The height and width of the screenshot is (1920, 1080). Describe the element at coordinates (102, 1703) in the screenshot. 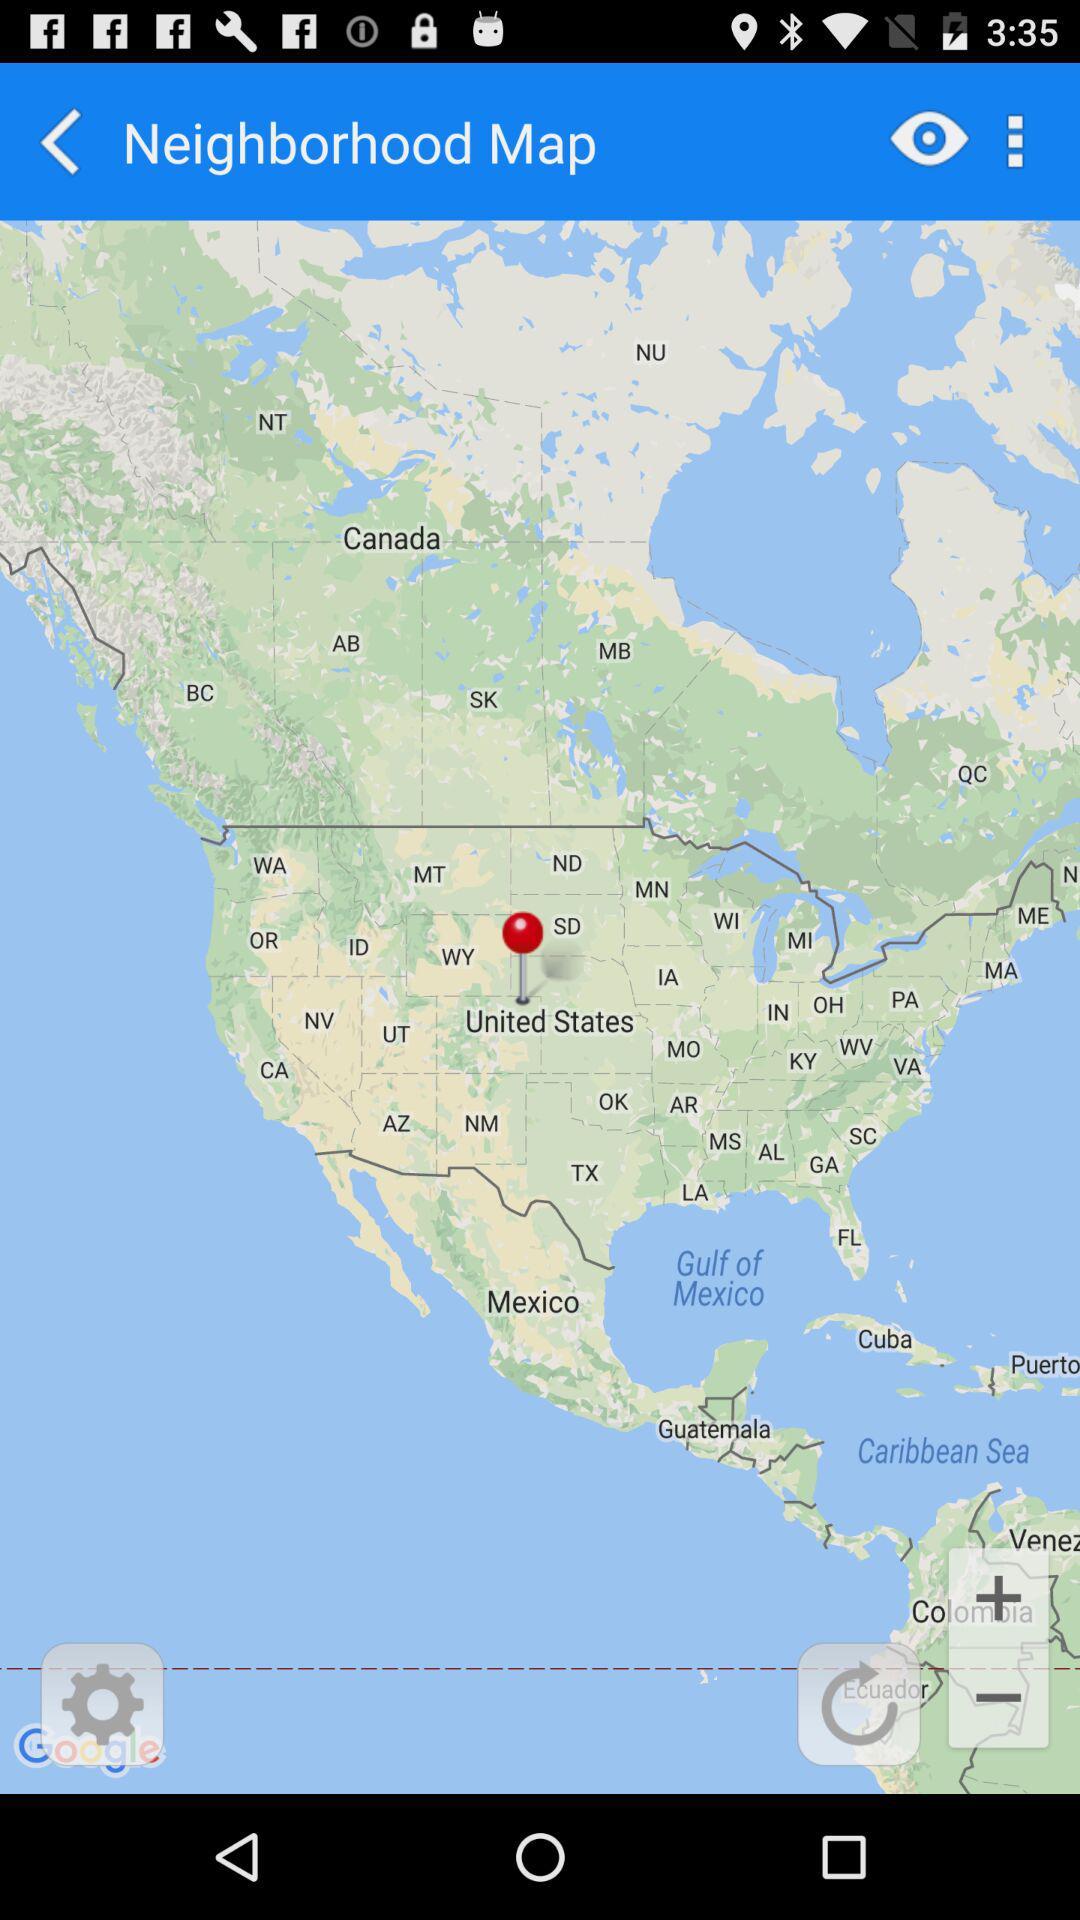

I see `settings icon` at that location.